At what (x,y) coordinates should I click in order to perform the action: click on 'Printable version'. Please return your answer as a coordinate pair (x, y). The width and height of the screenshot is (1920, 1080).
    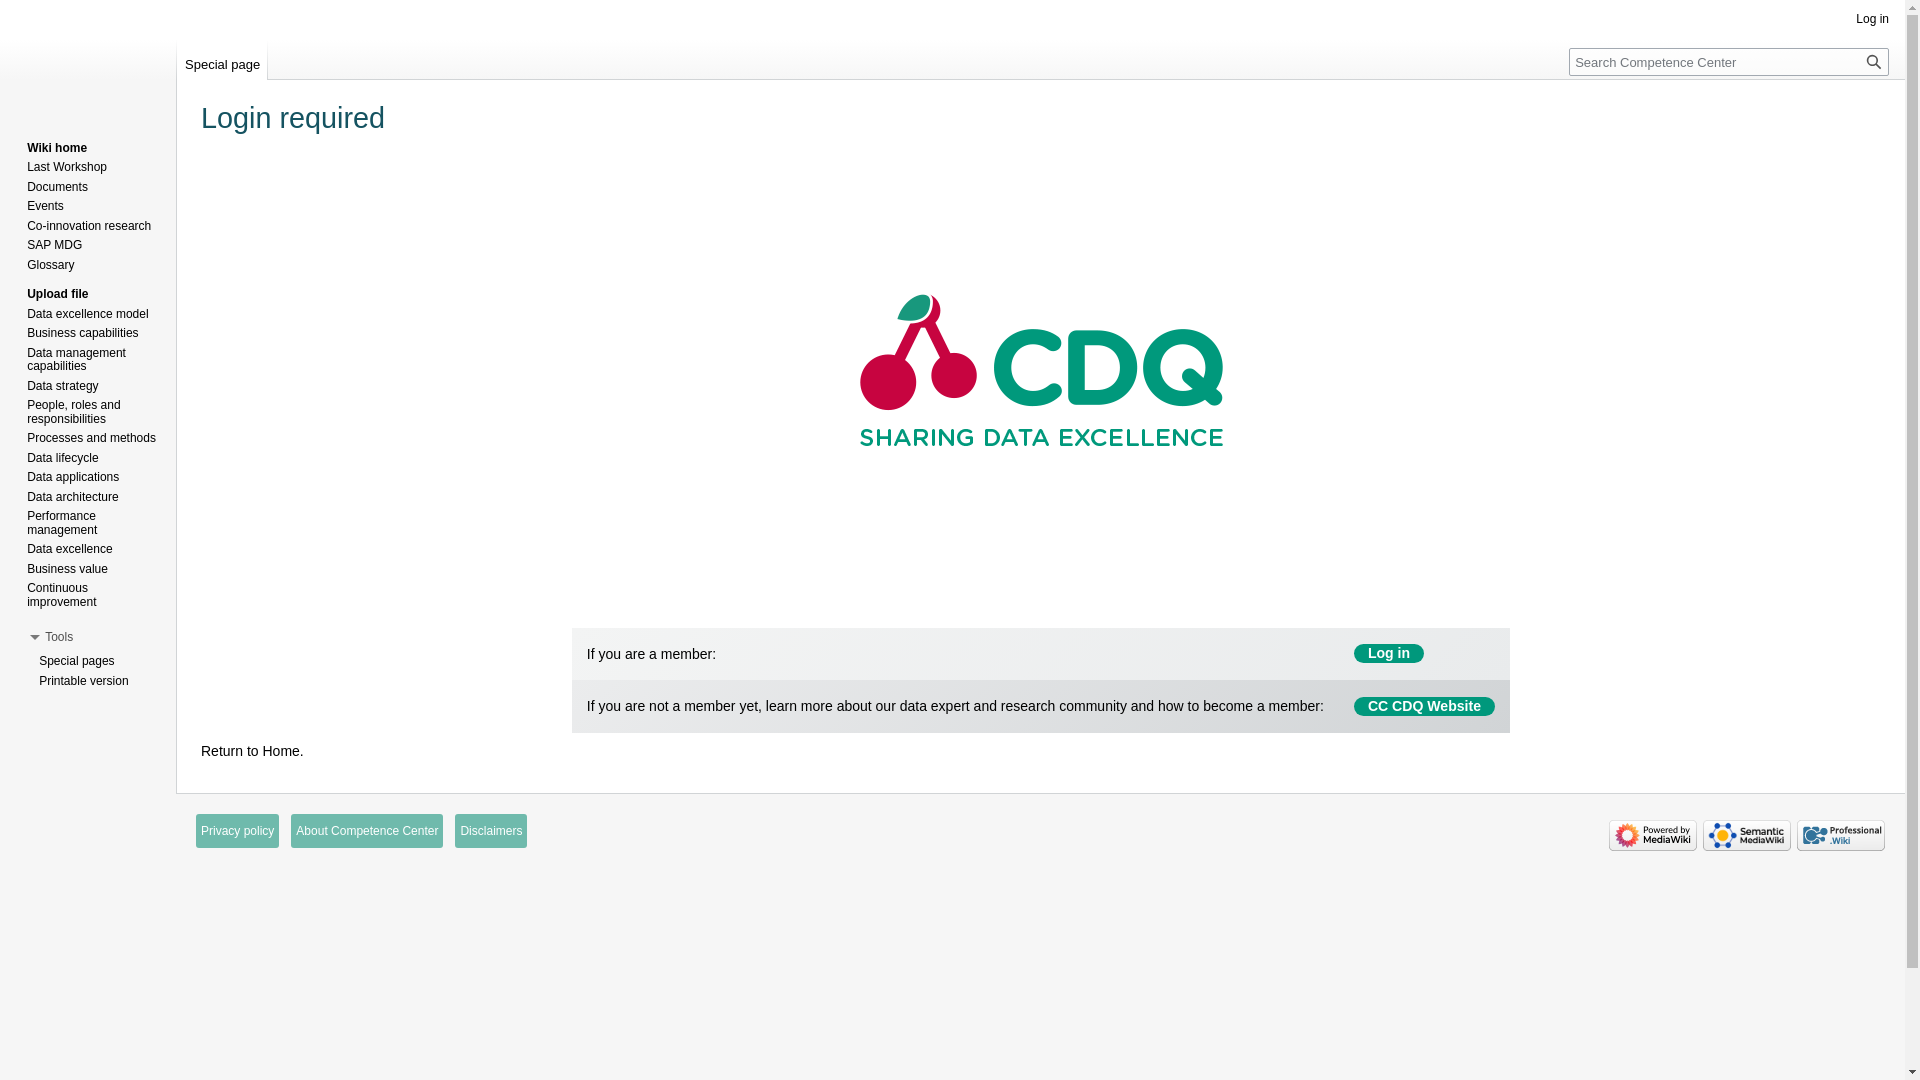
    Looking at the image, I should click on (38, 680).